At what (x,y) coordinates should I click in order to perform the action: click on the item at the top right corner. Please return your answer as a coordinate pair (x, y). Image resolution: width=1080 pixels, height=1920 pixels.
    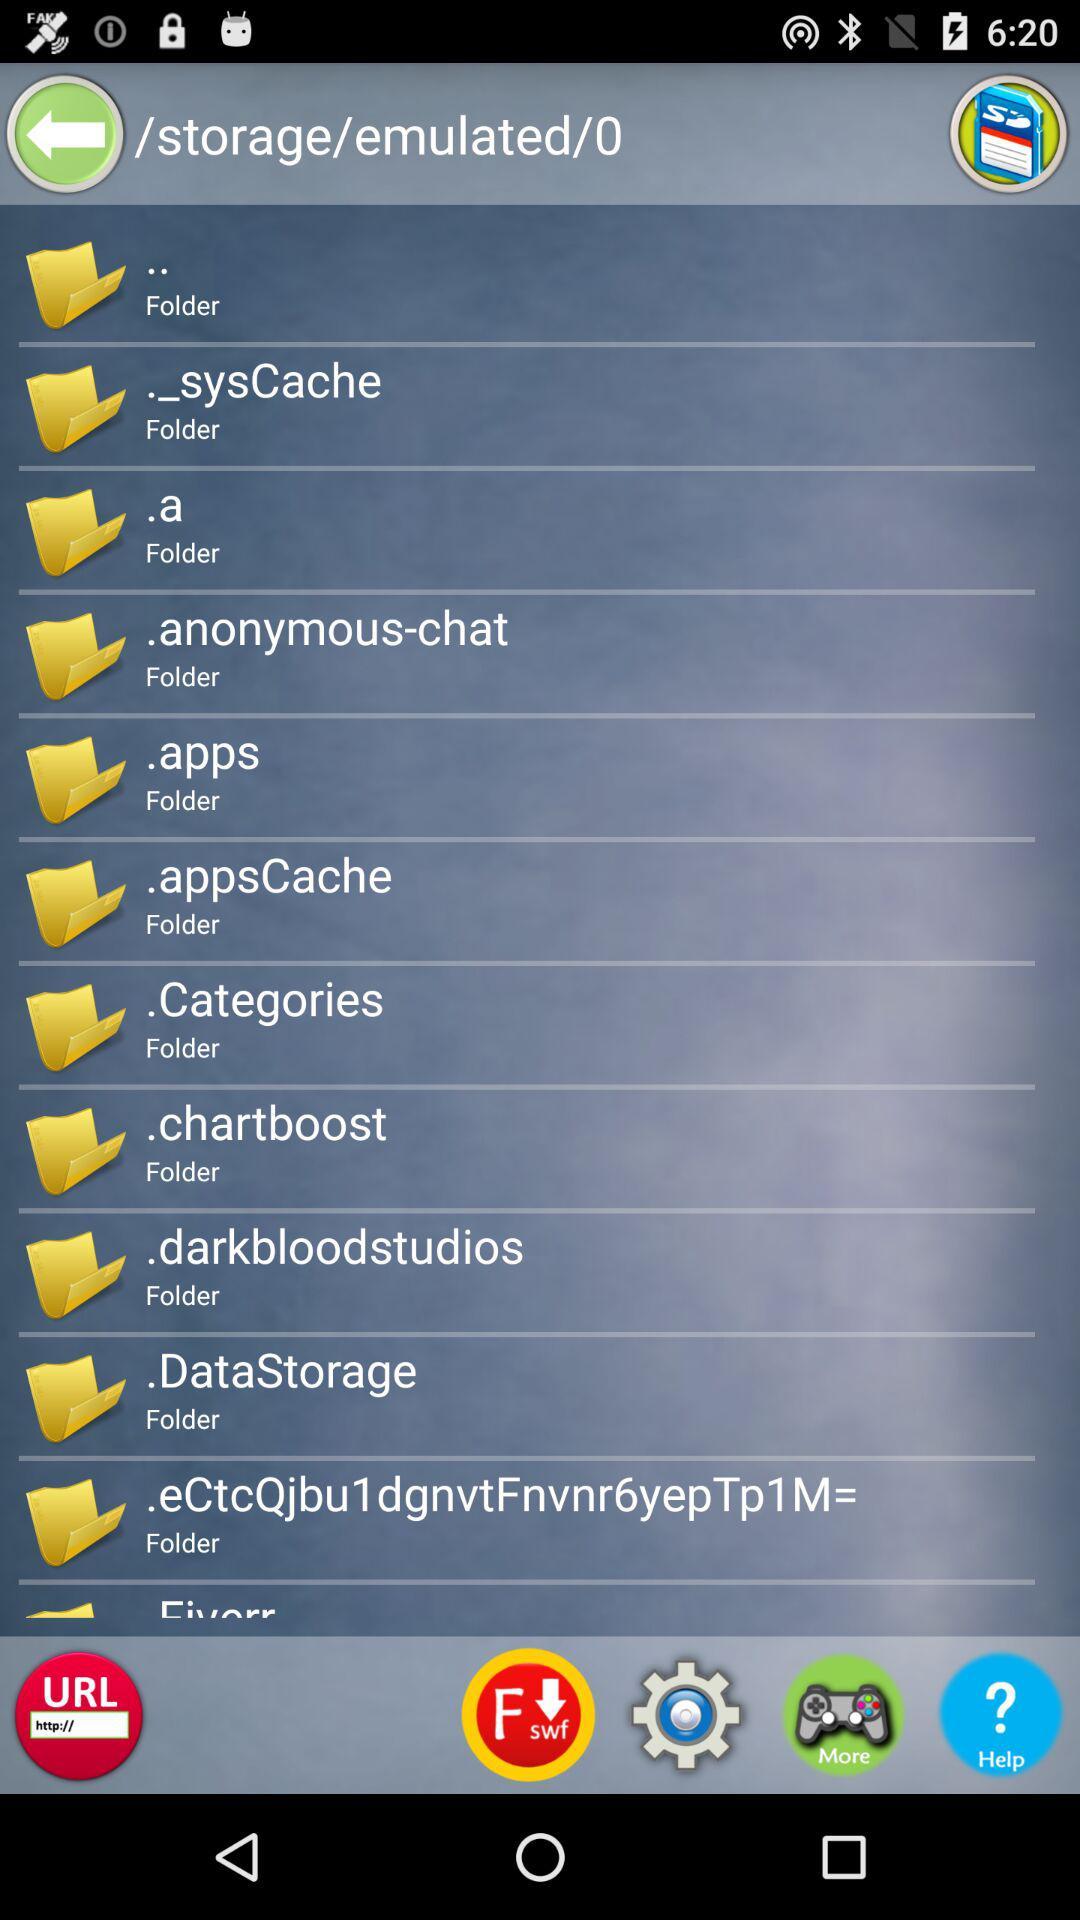
    Looking at the image, I should click on (1009, 132).